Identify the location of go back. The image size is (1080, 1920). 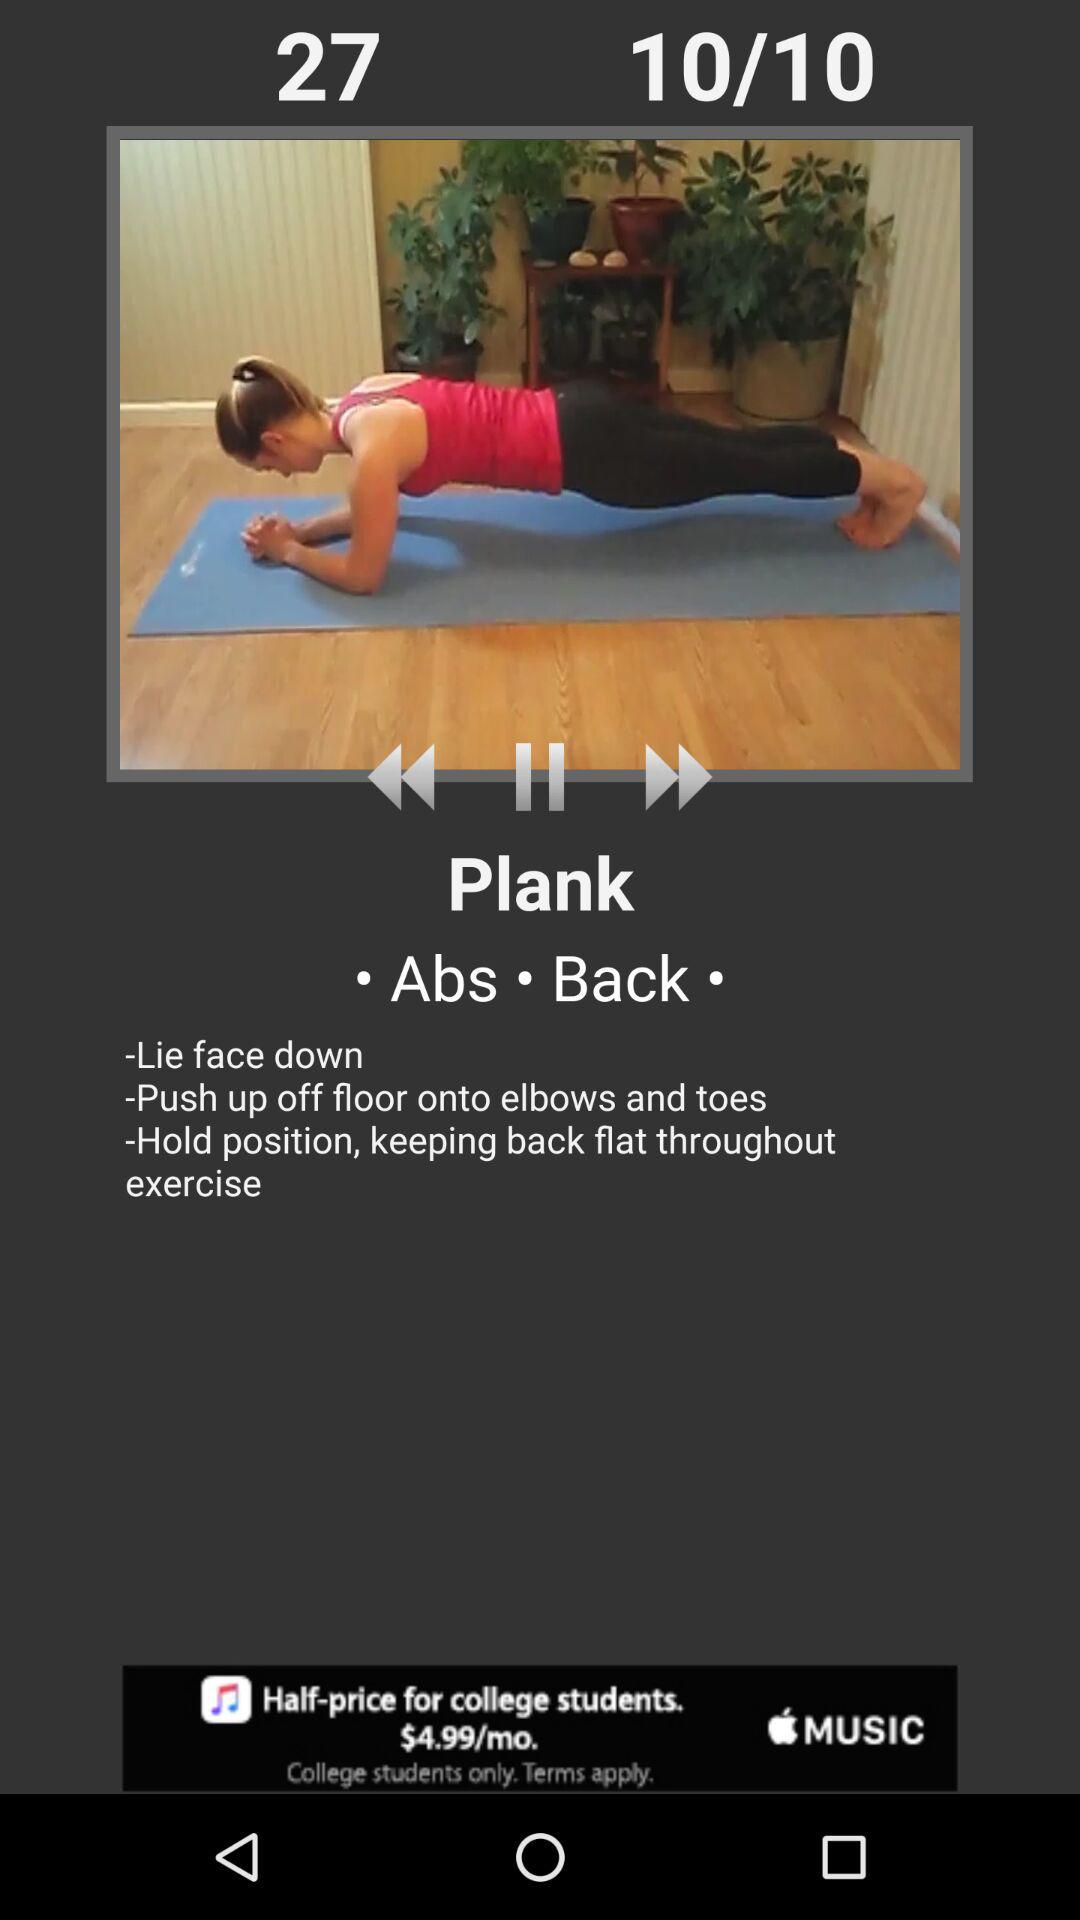
(407, 776).